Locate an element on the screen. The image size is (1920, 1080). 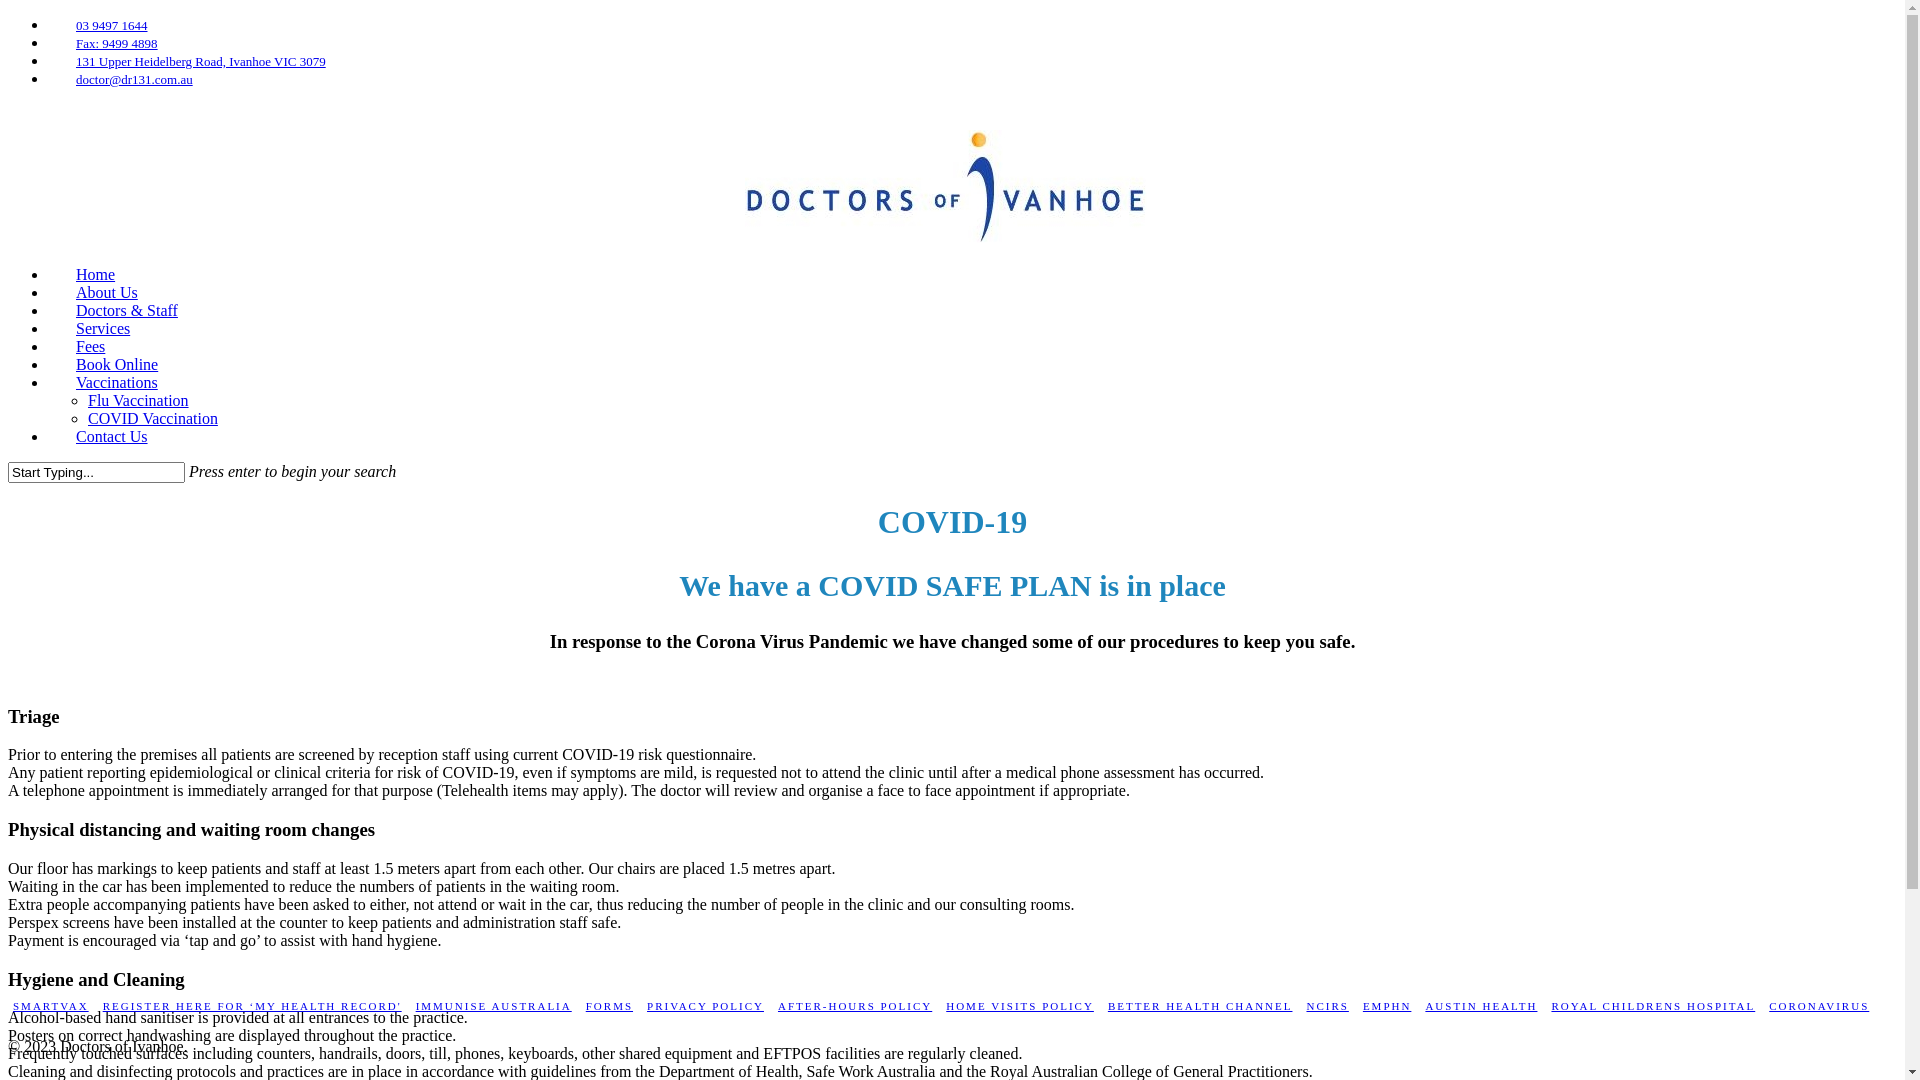
'Doctors & Staff' is located at coordinates (125, 310).